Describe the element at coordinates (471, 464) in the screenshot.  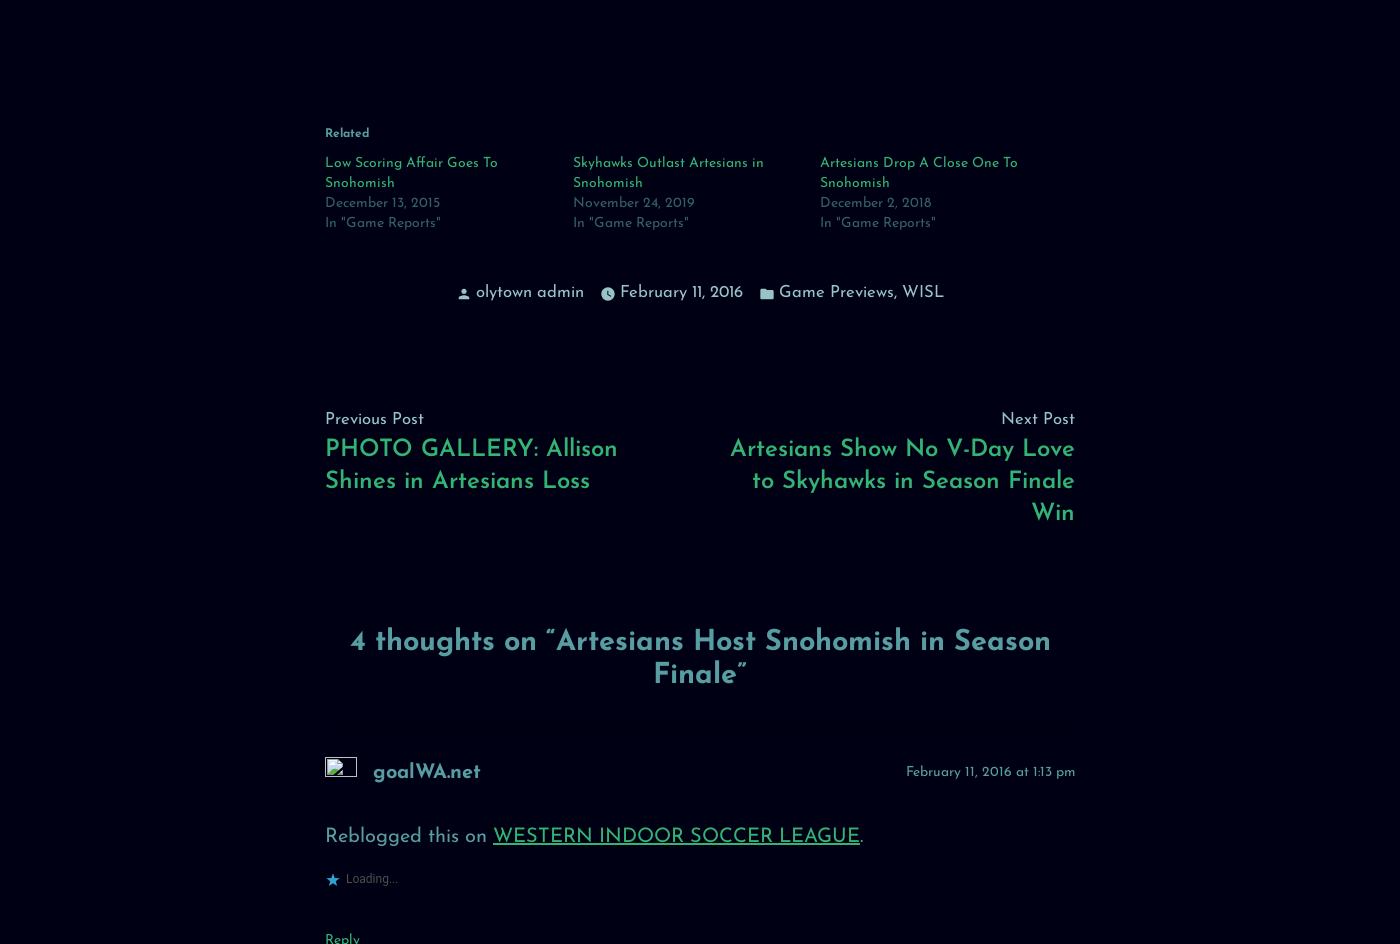
I see `'PHOTO GALLERY: Allison Shines in Artesians Loss'` at that location.